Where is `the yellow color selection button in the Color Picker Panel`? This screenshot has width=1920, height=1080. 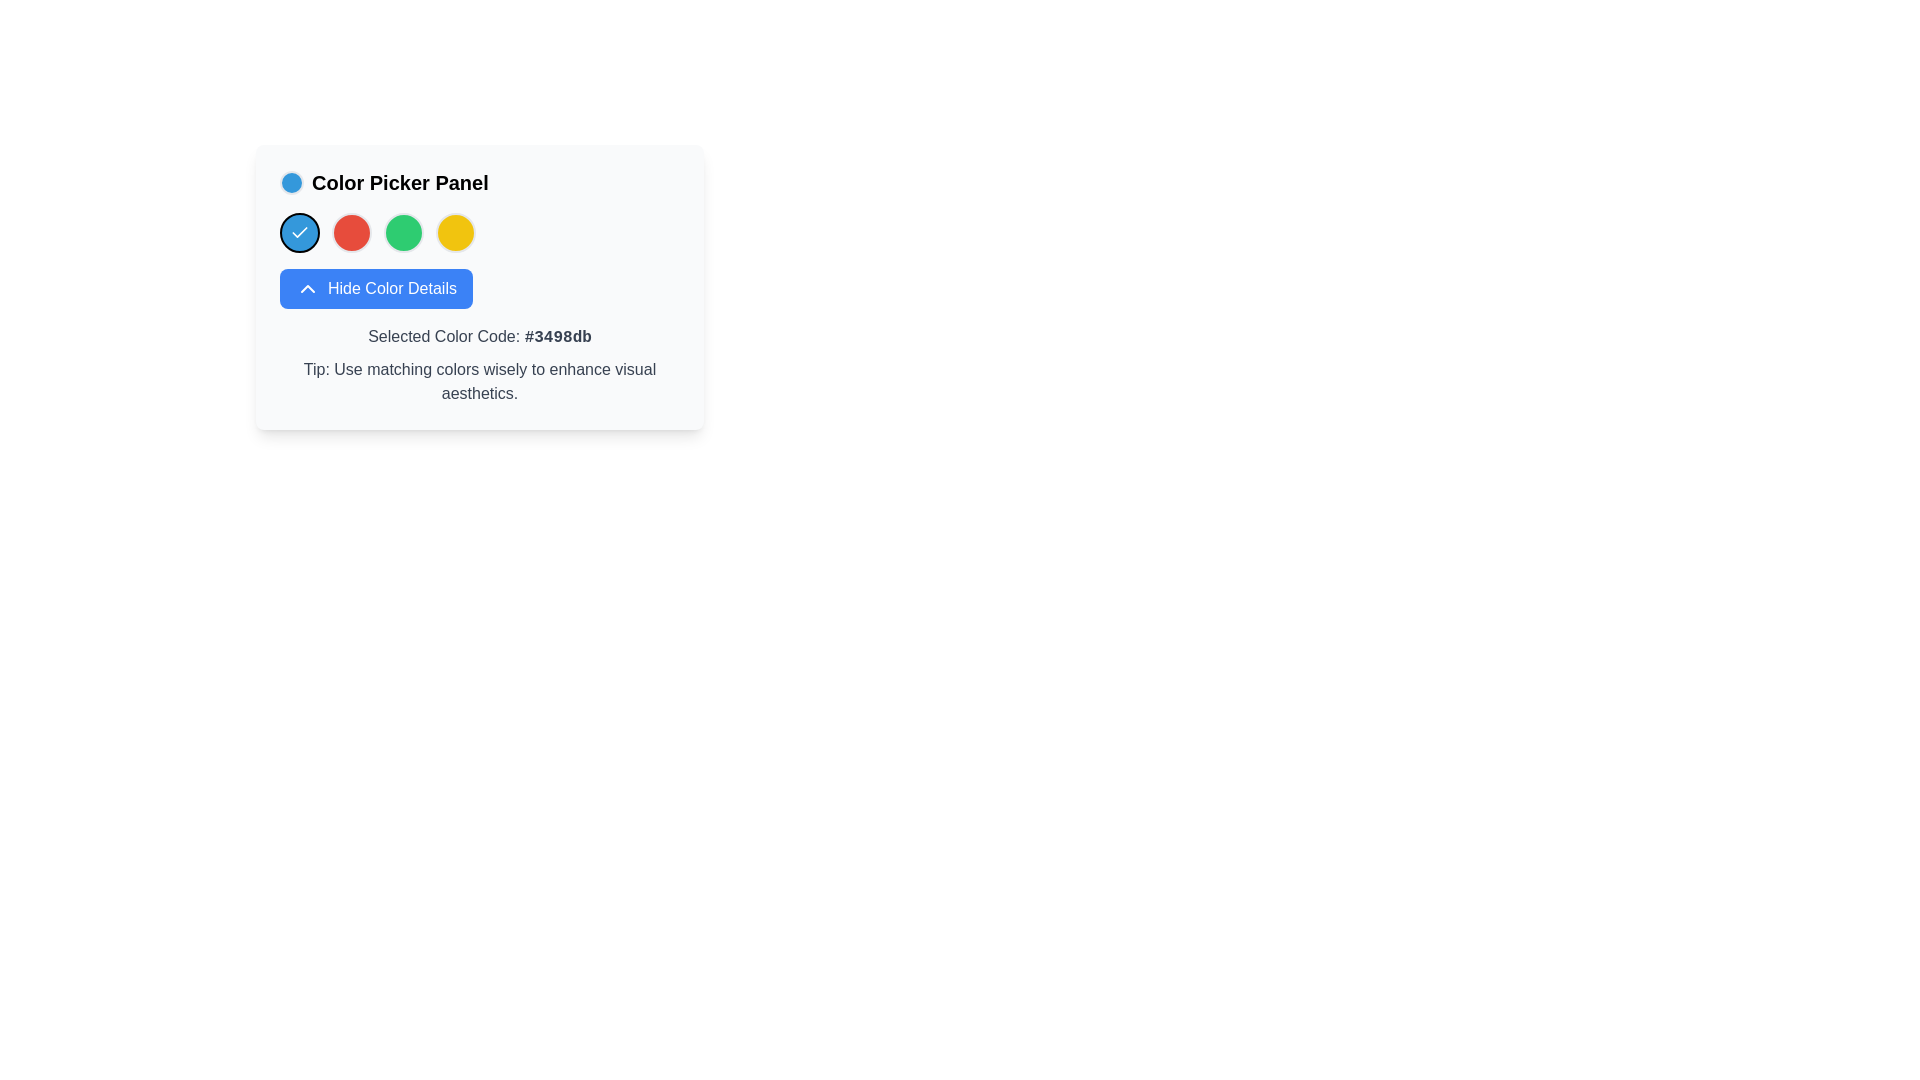
the yellow color selection button in the Color Picker Panel is located at coordinates (455, 231).